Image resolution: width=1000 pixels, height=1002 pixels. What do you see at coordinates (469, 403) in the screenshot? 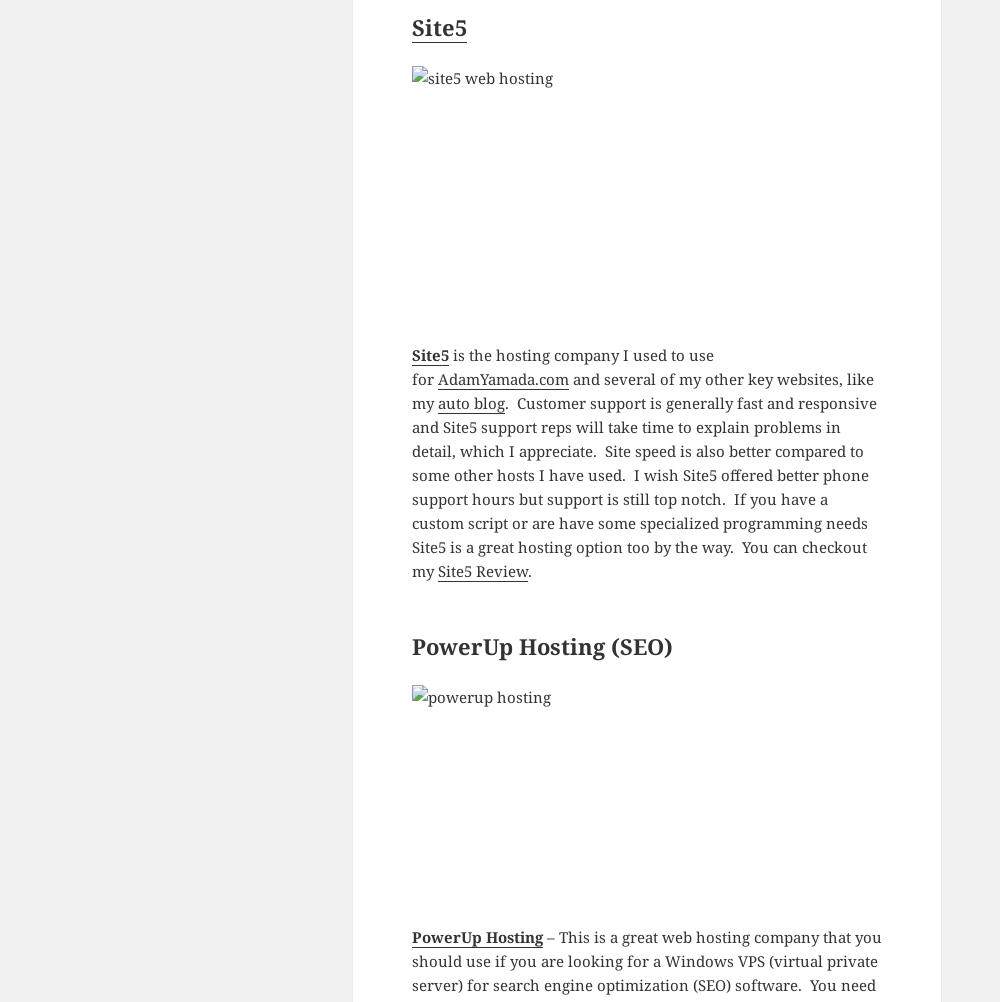
I see `'auto blog'` at bounding box center [469, 403].